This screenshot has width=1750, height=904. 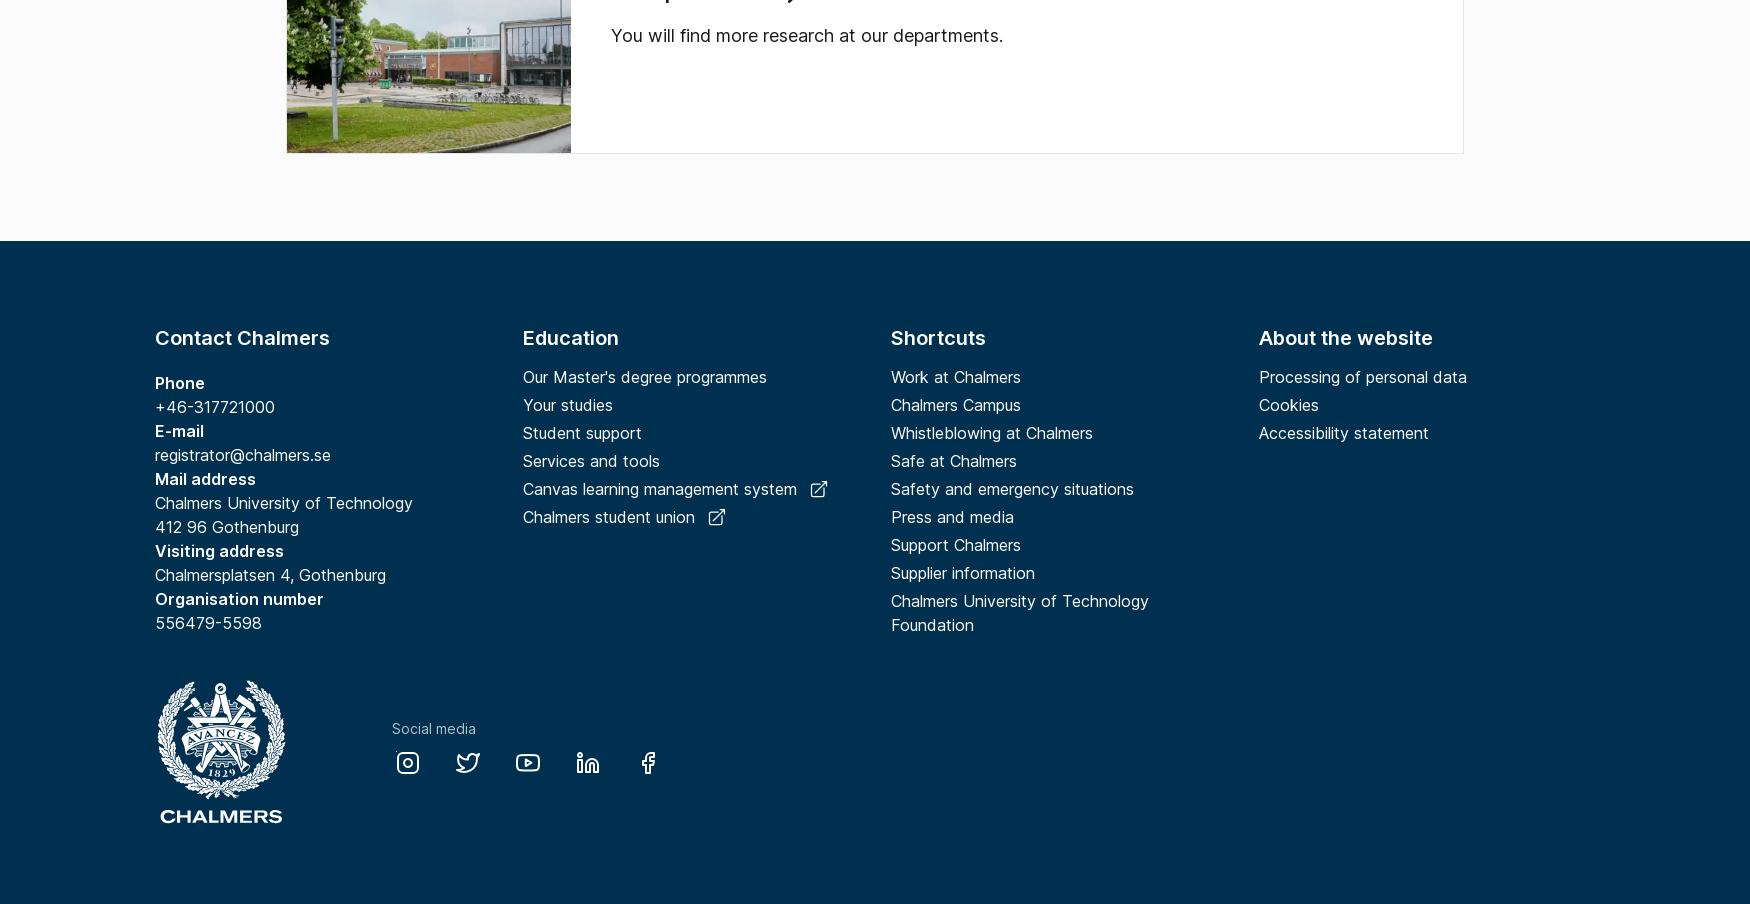 I want to click on 'E-mail', so click(x=178, y=431).